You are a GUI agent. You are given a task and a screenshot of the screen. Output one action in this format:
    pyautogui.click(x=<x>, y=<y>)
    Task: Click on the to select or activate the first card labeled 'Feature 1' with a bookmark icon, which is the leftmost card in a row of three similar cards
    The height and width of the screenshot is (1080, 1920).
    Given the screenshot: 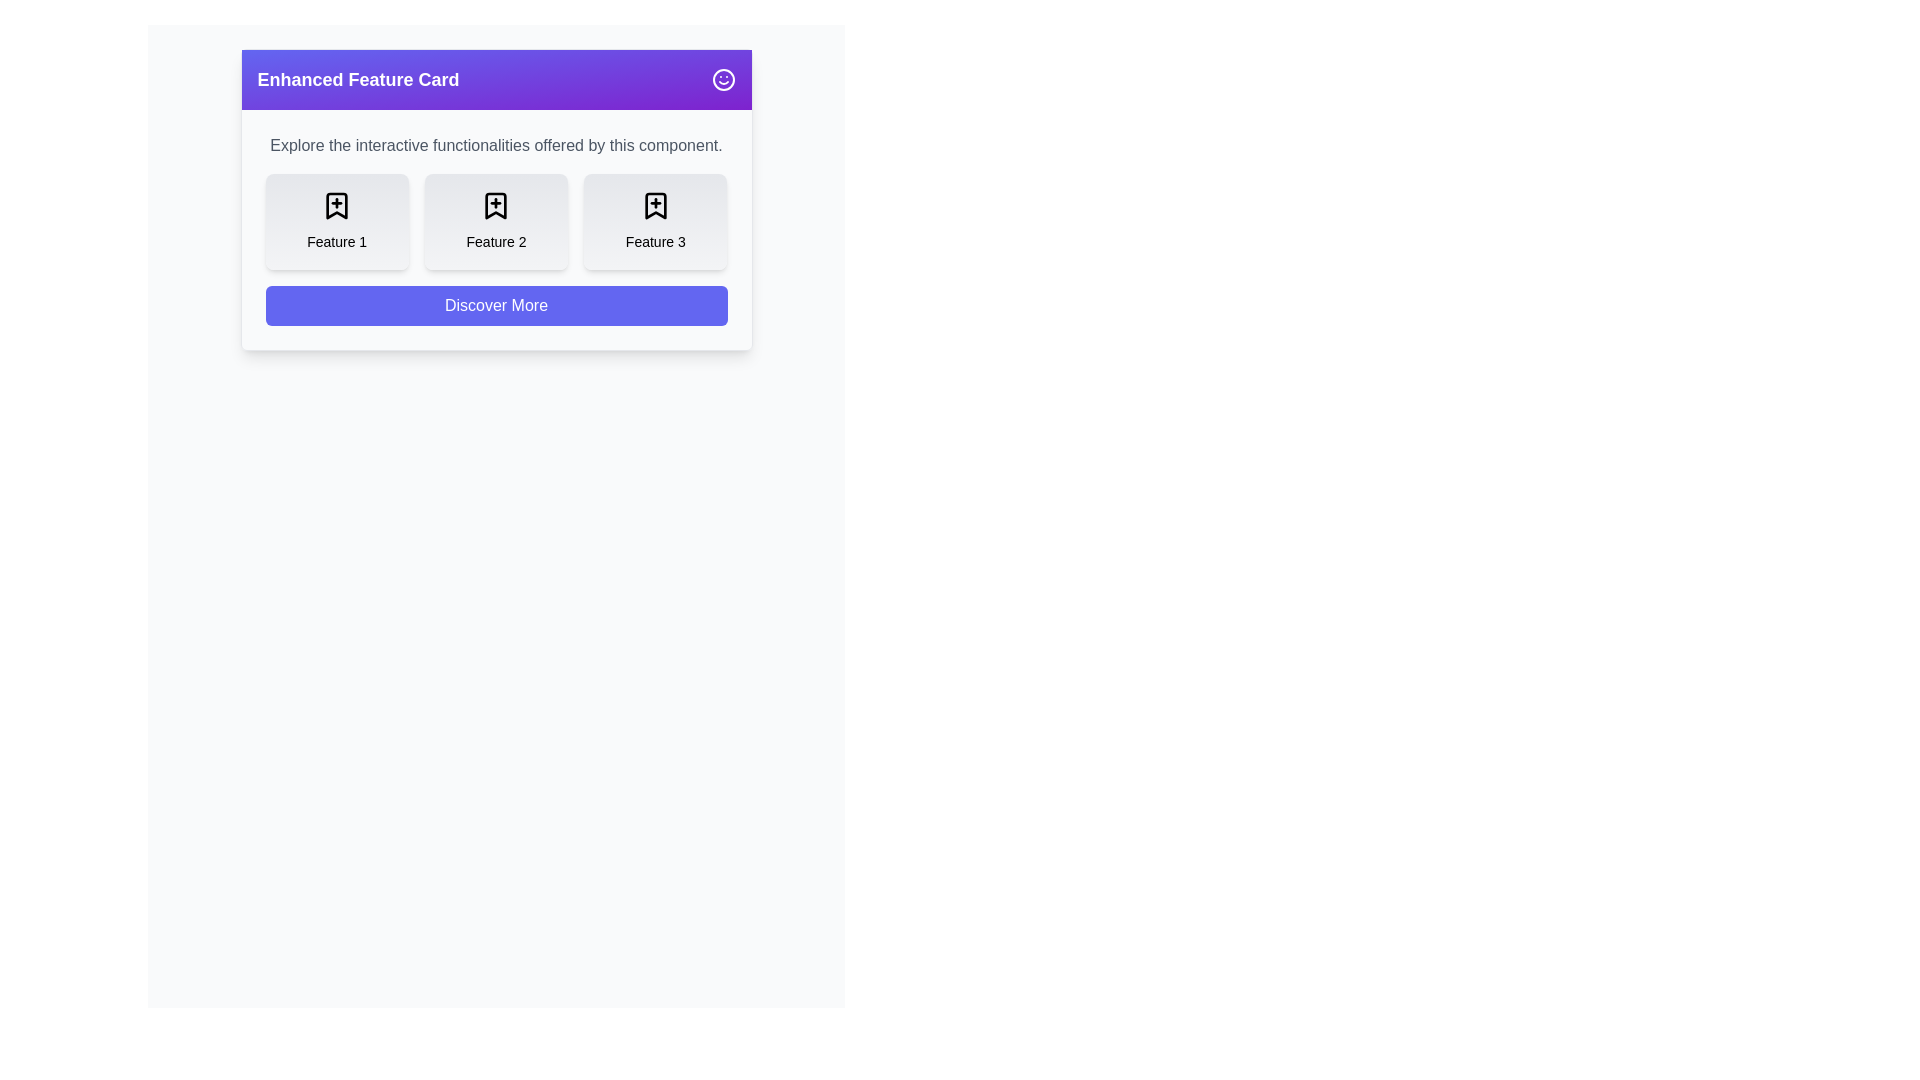 What is the action you would take?
    pyautogui.click(x=337, y=222)
    